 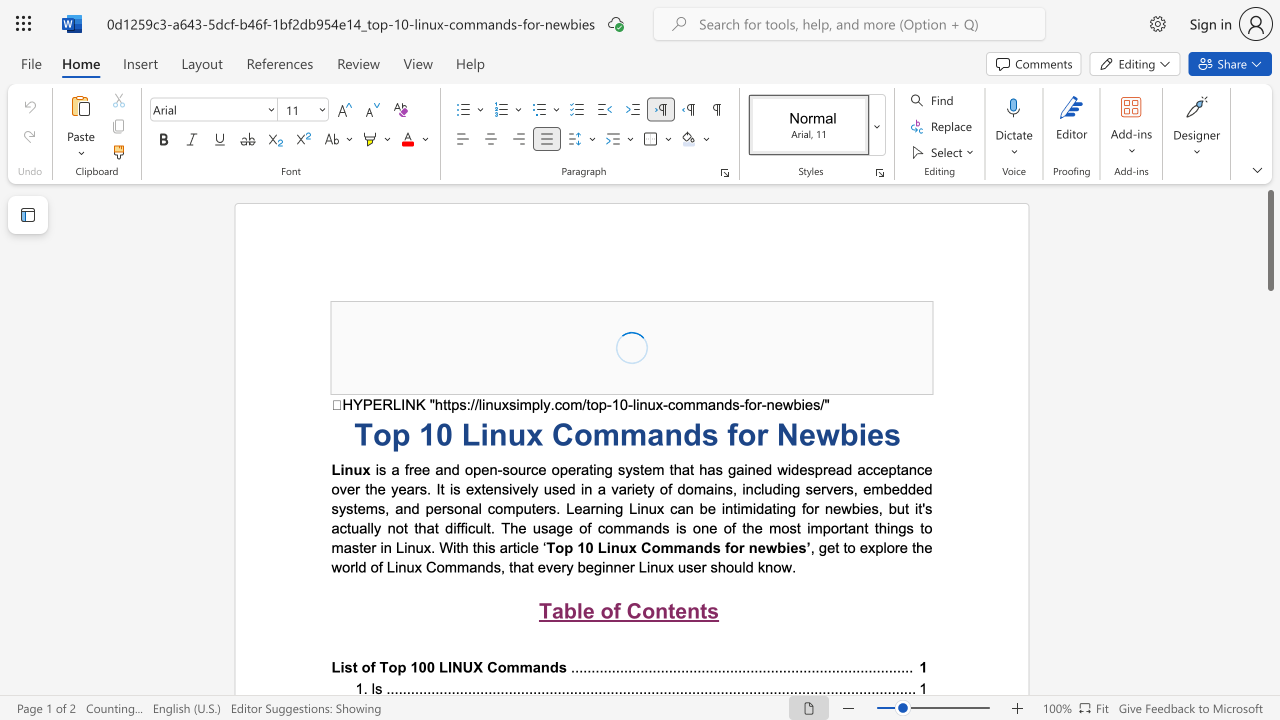 I want to click on the scrollbar to adjust the page downward, so click(x=1269, y=508).